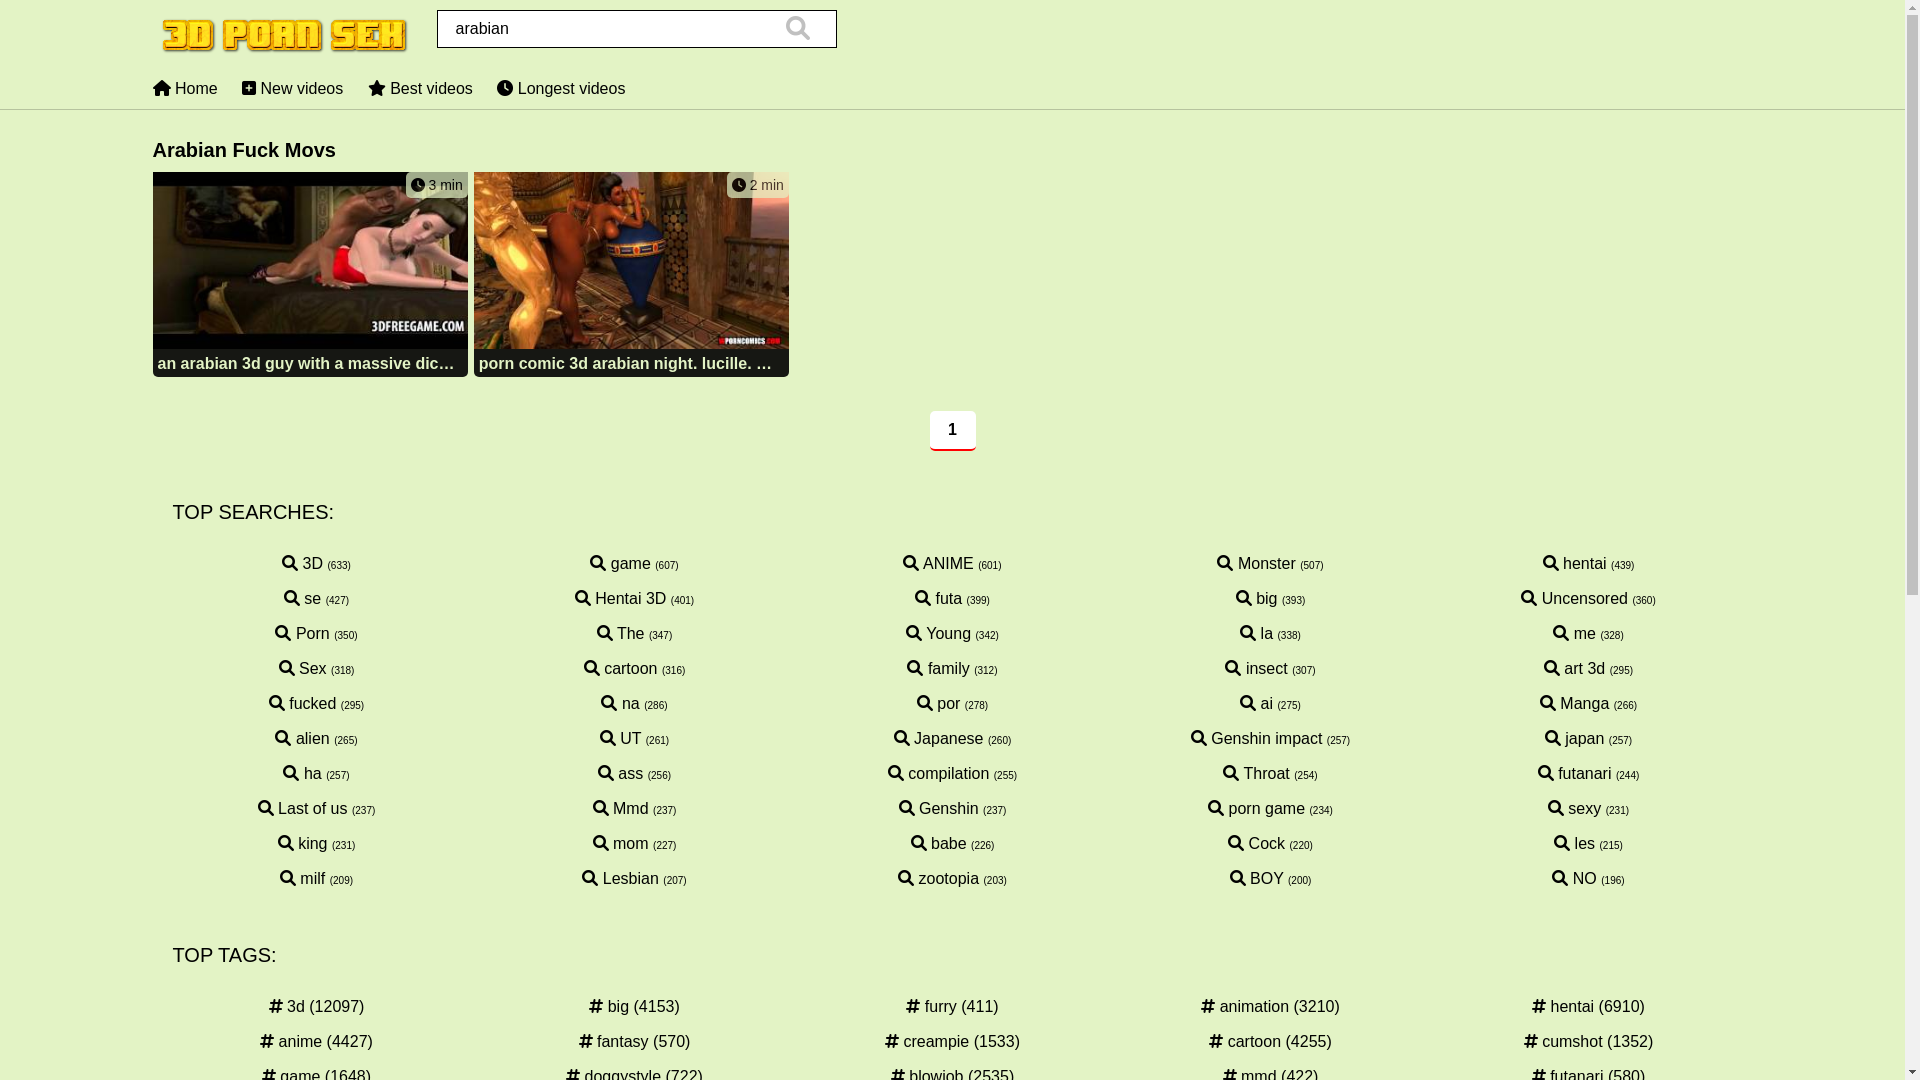 The height and width of the screenshot is (1080, 1920). What do you see at coordinates (301, 668) in the screenshot?
I see `'Sex'` at bounding box center [301, 668].